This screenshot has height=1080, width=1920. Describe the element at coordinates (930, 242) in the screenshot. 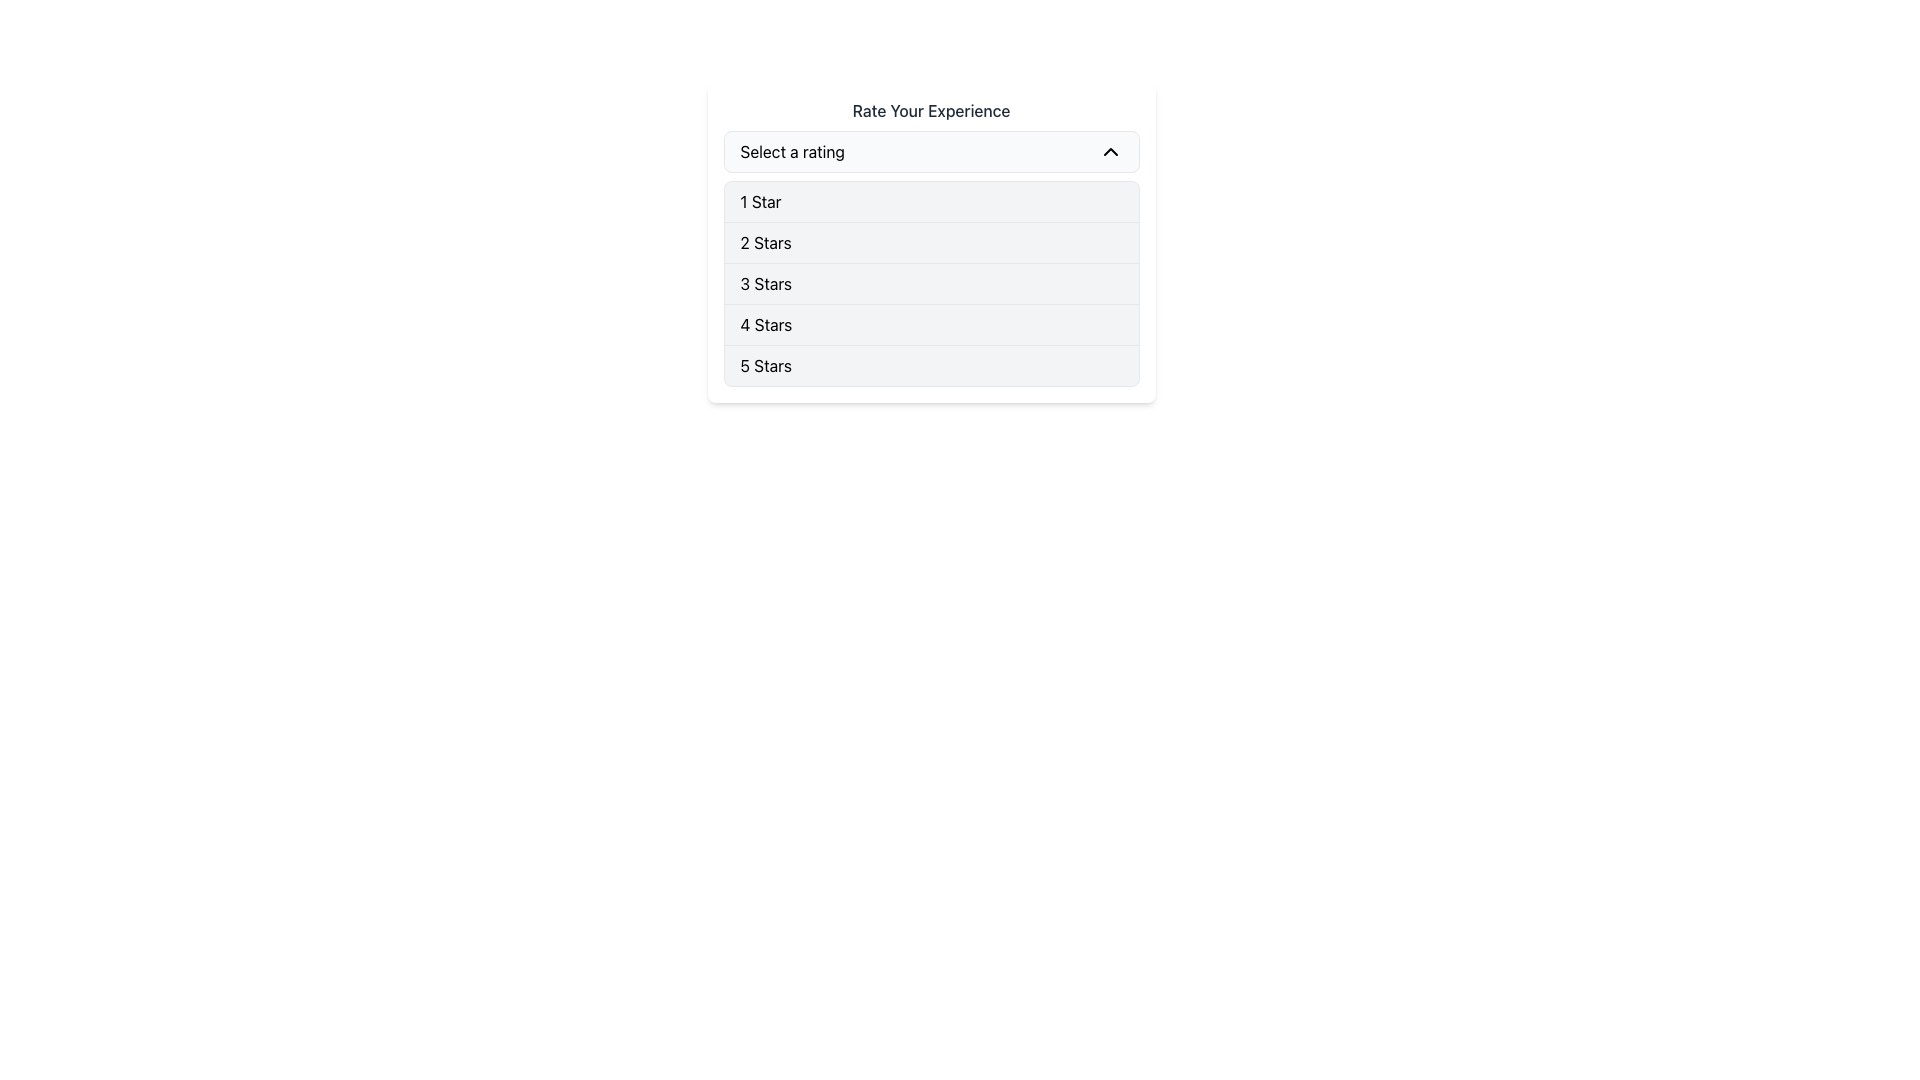

I see `the '2 Stars' option in the dropdown menu styled with a white background and rounded corners` at that location.